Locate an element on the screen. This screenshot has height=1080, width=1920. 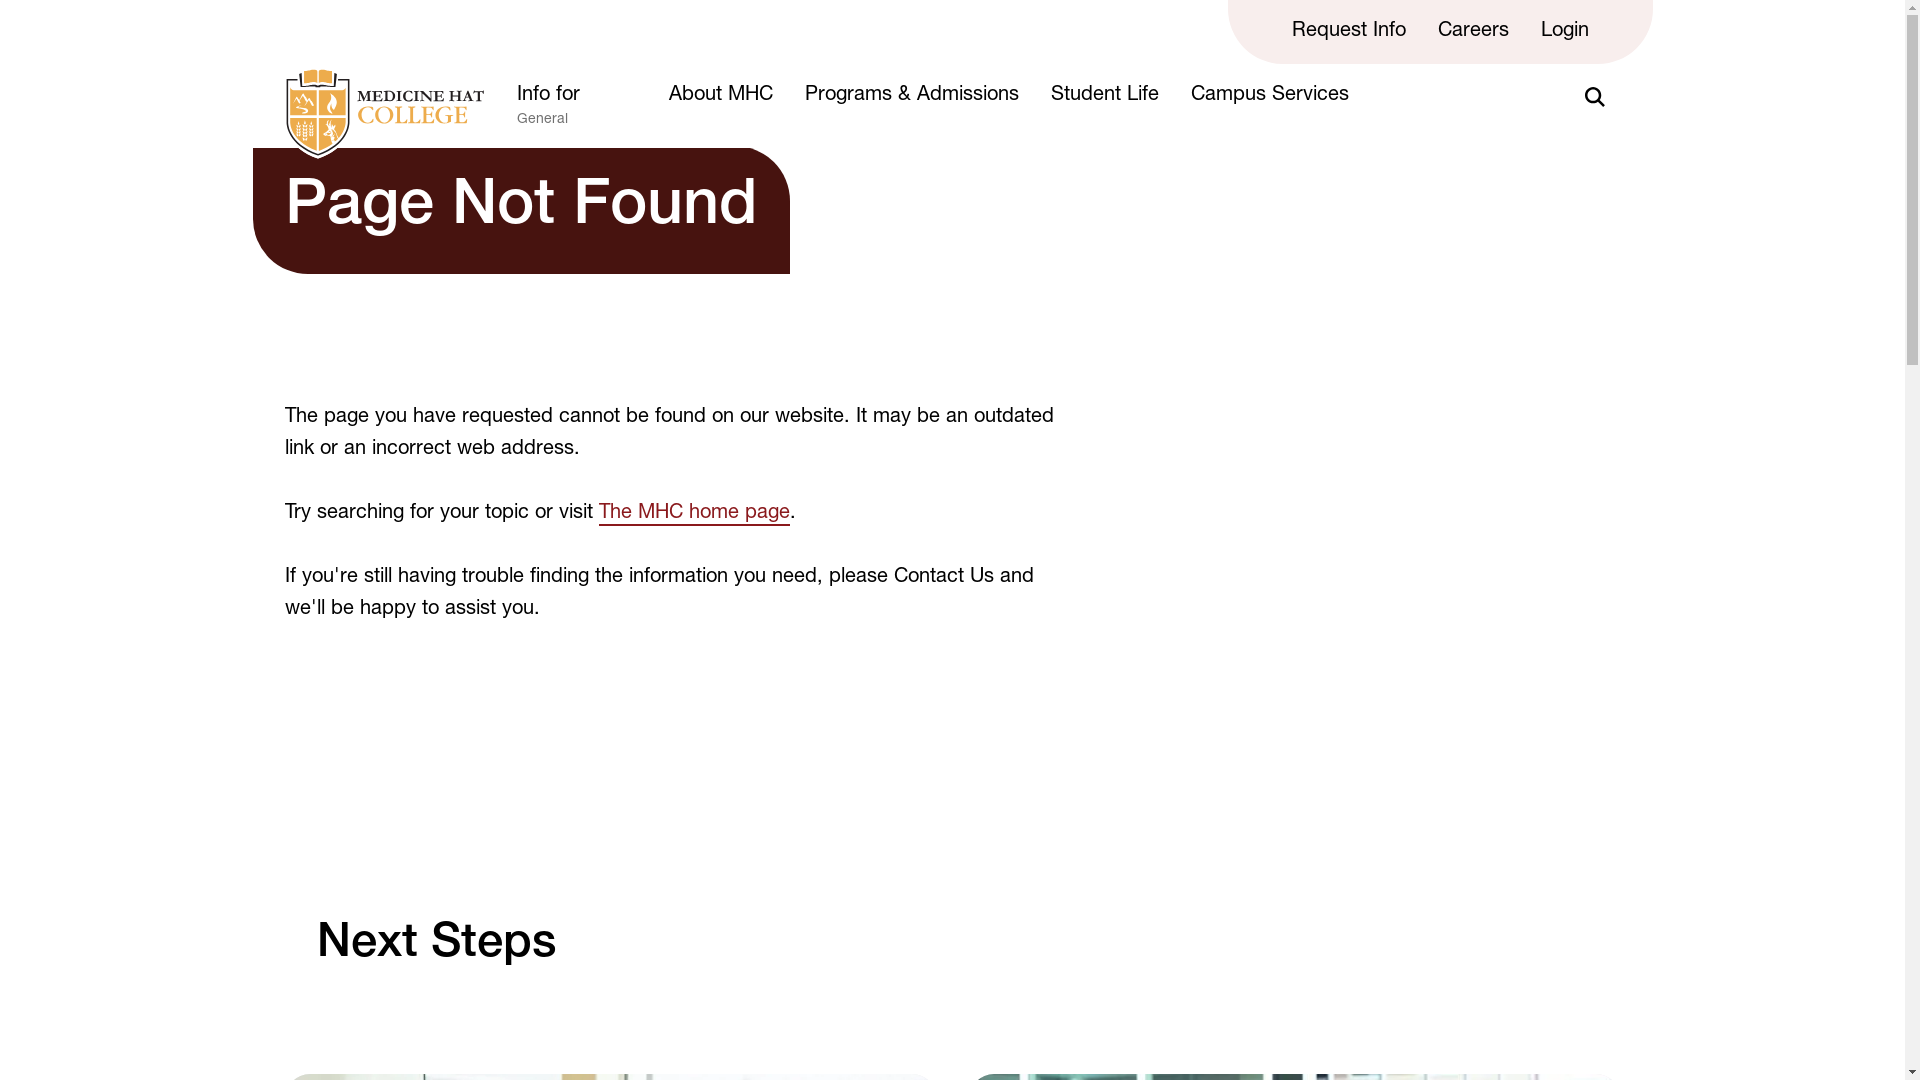
'Programs & Admissions' is located at coordinates (910, 96).